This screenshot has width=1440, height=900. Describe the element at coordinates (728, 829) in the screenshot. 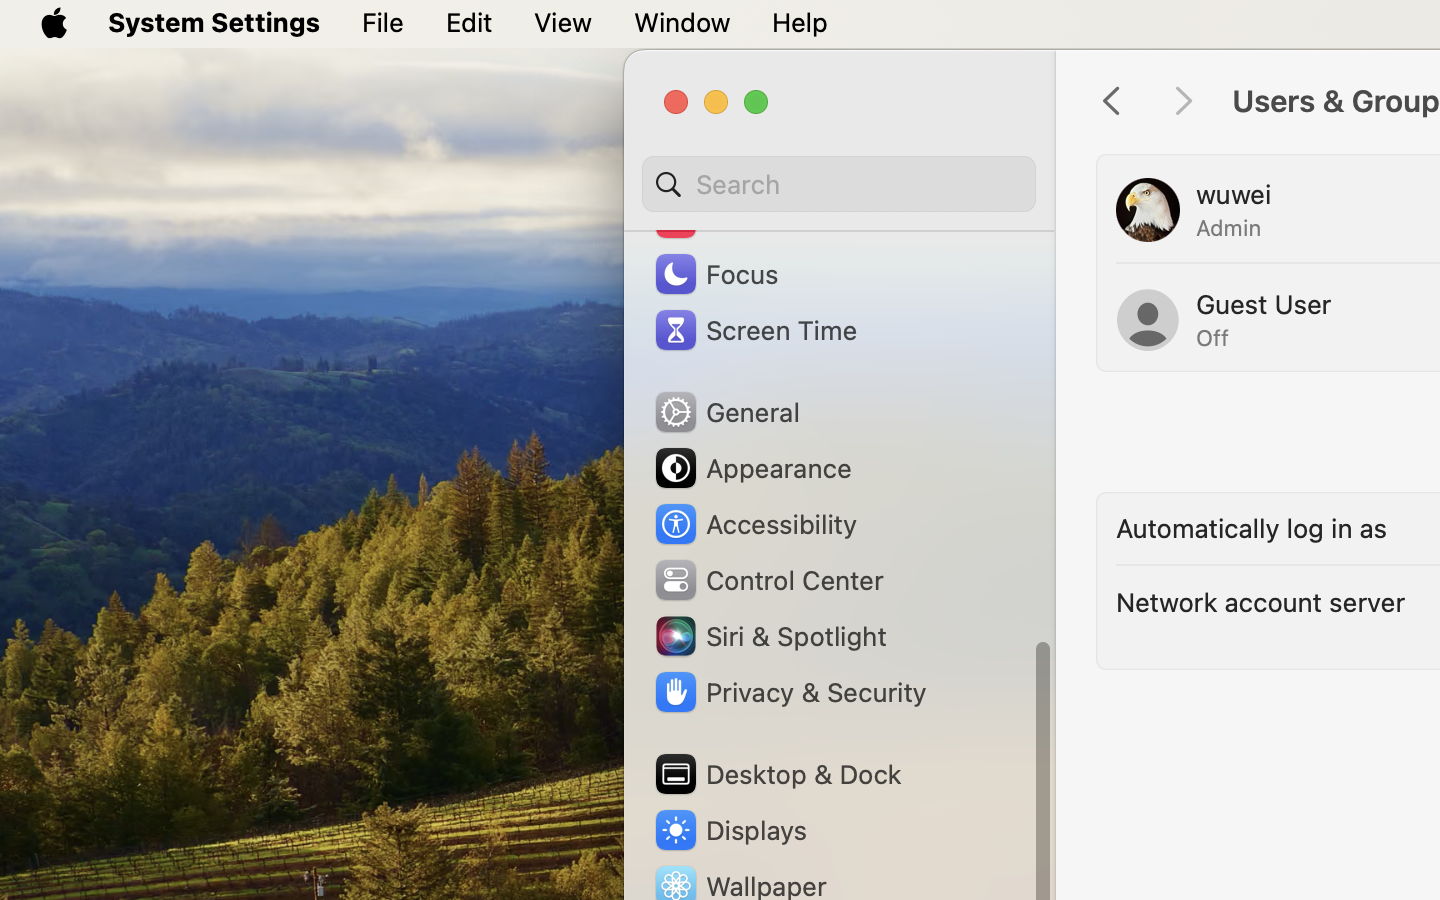

I see `'Displays'` at that location.